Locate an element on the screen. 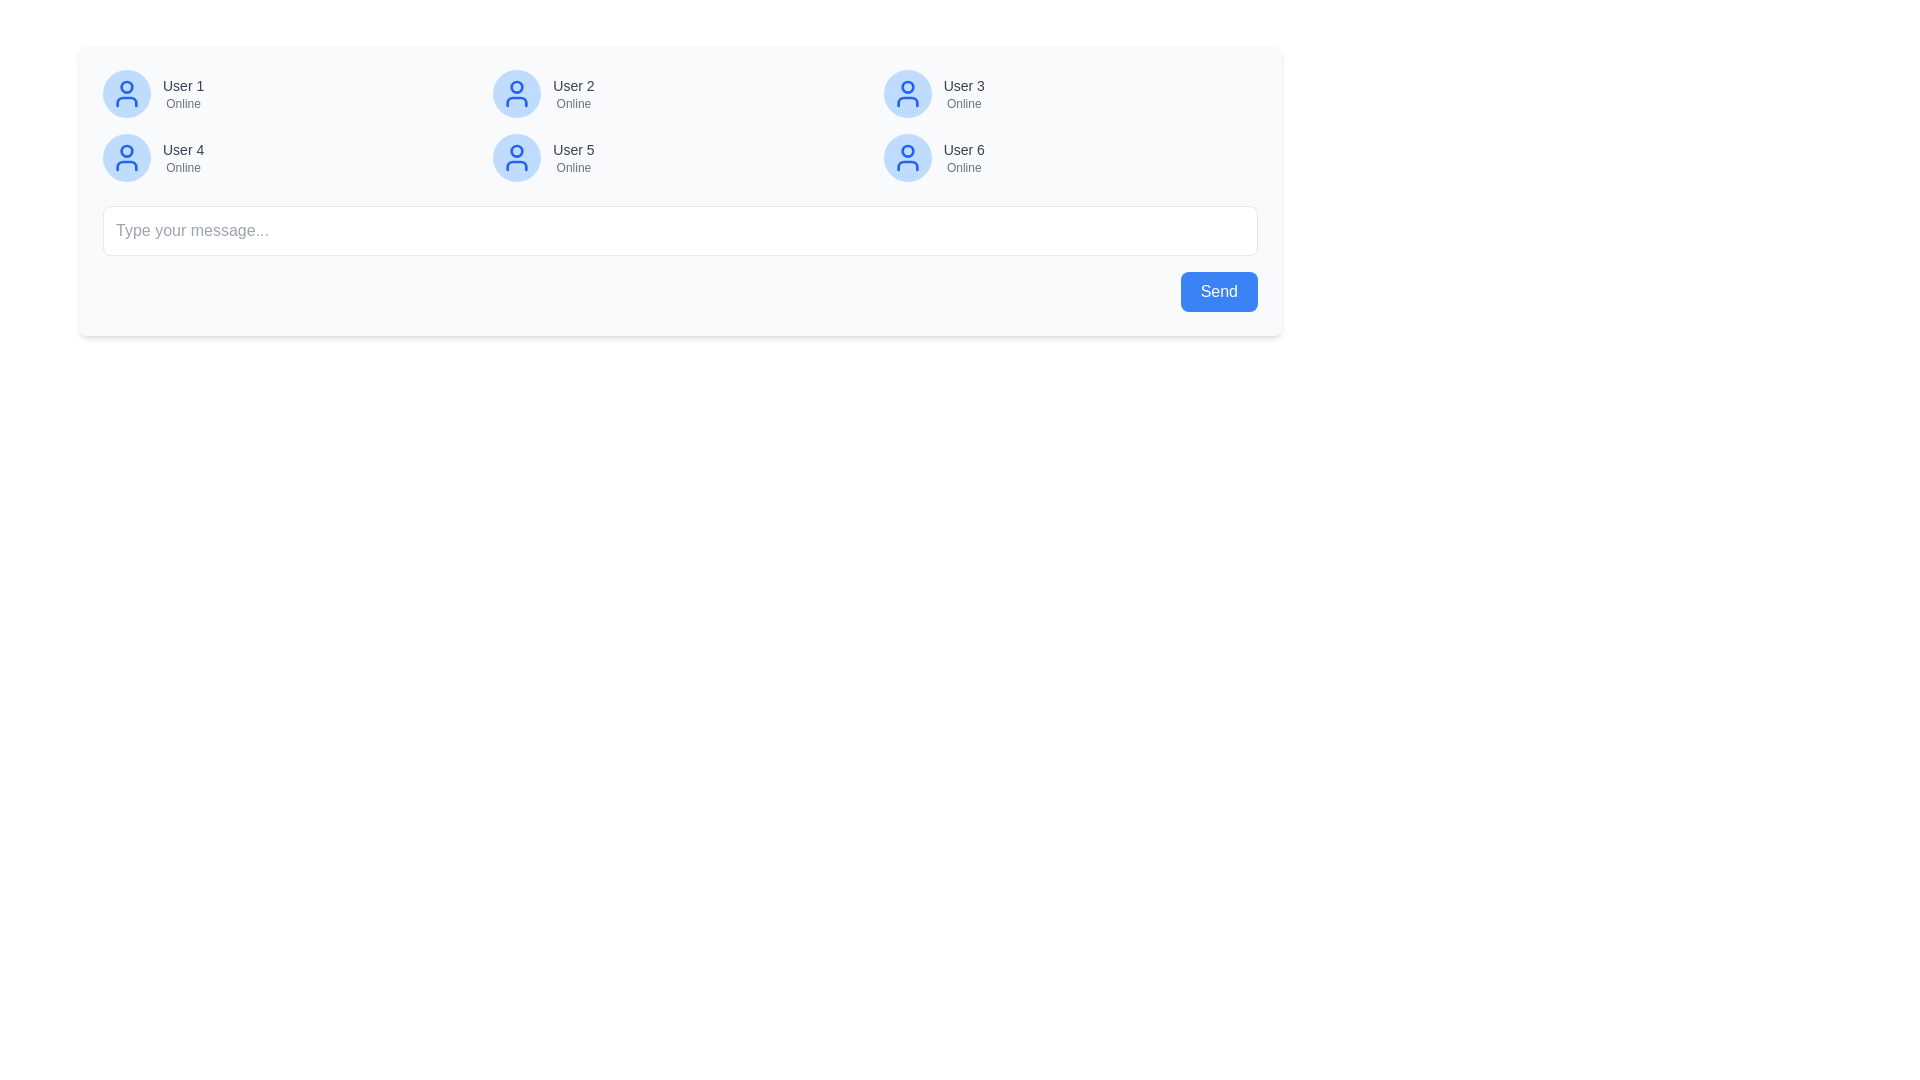  the information displayed in the text label indicating the username 'User 3' and their current online status, located in the top-right quadrant of the interface is located at coordinates (964, 93).